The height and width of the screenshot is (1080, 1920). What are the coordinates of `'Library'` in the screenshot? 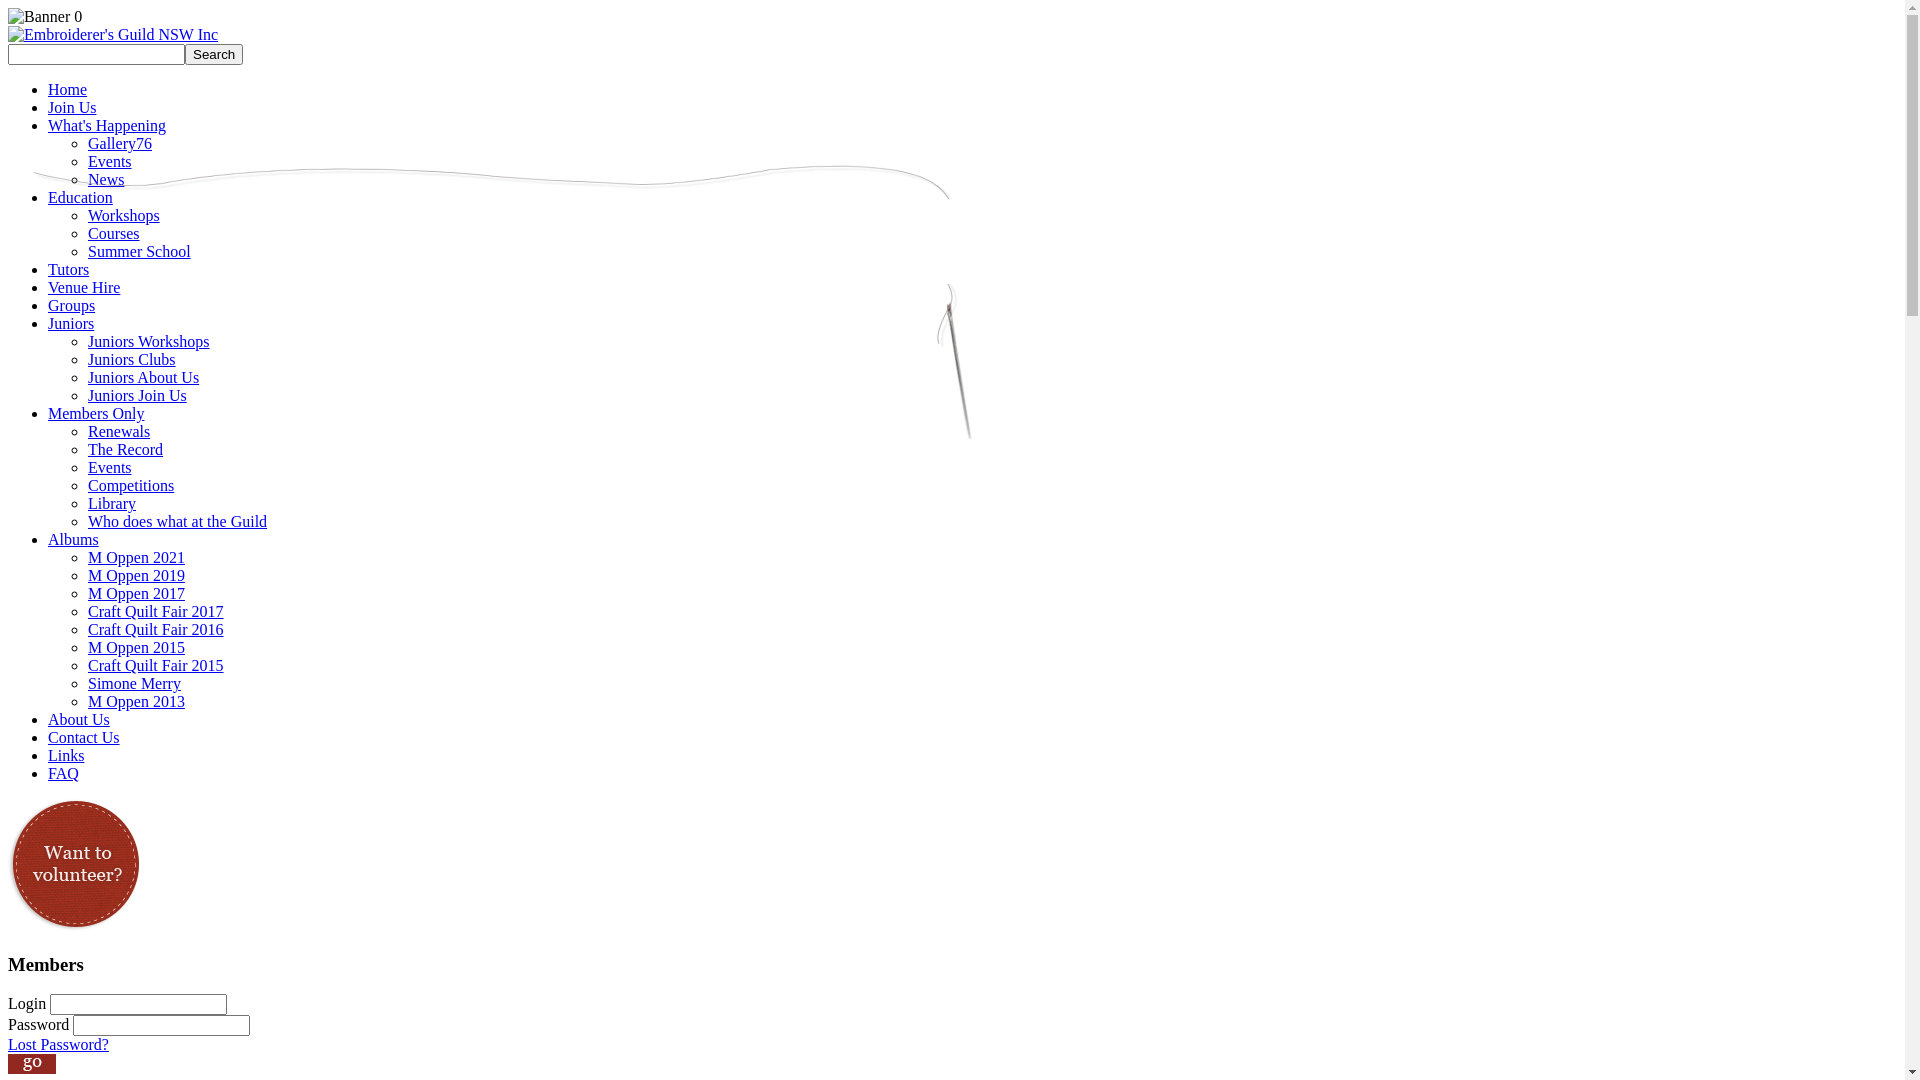 It's located at (110, 502).